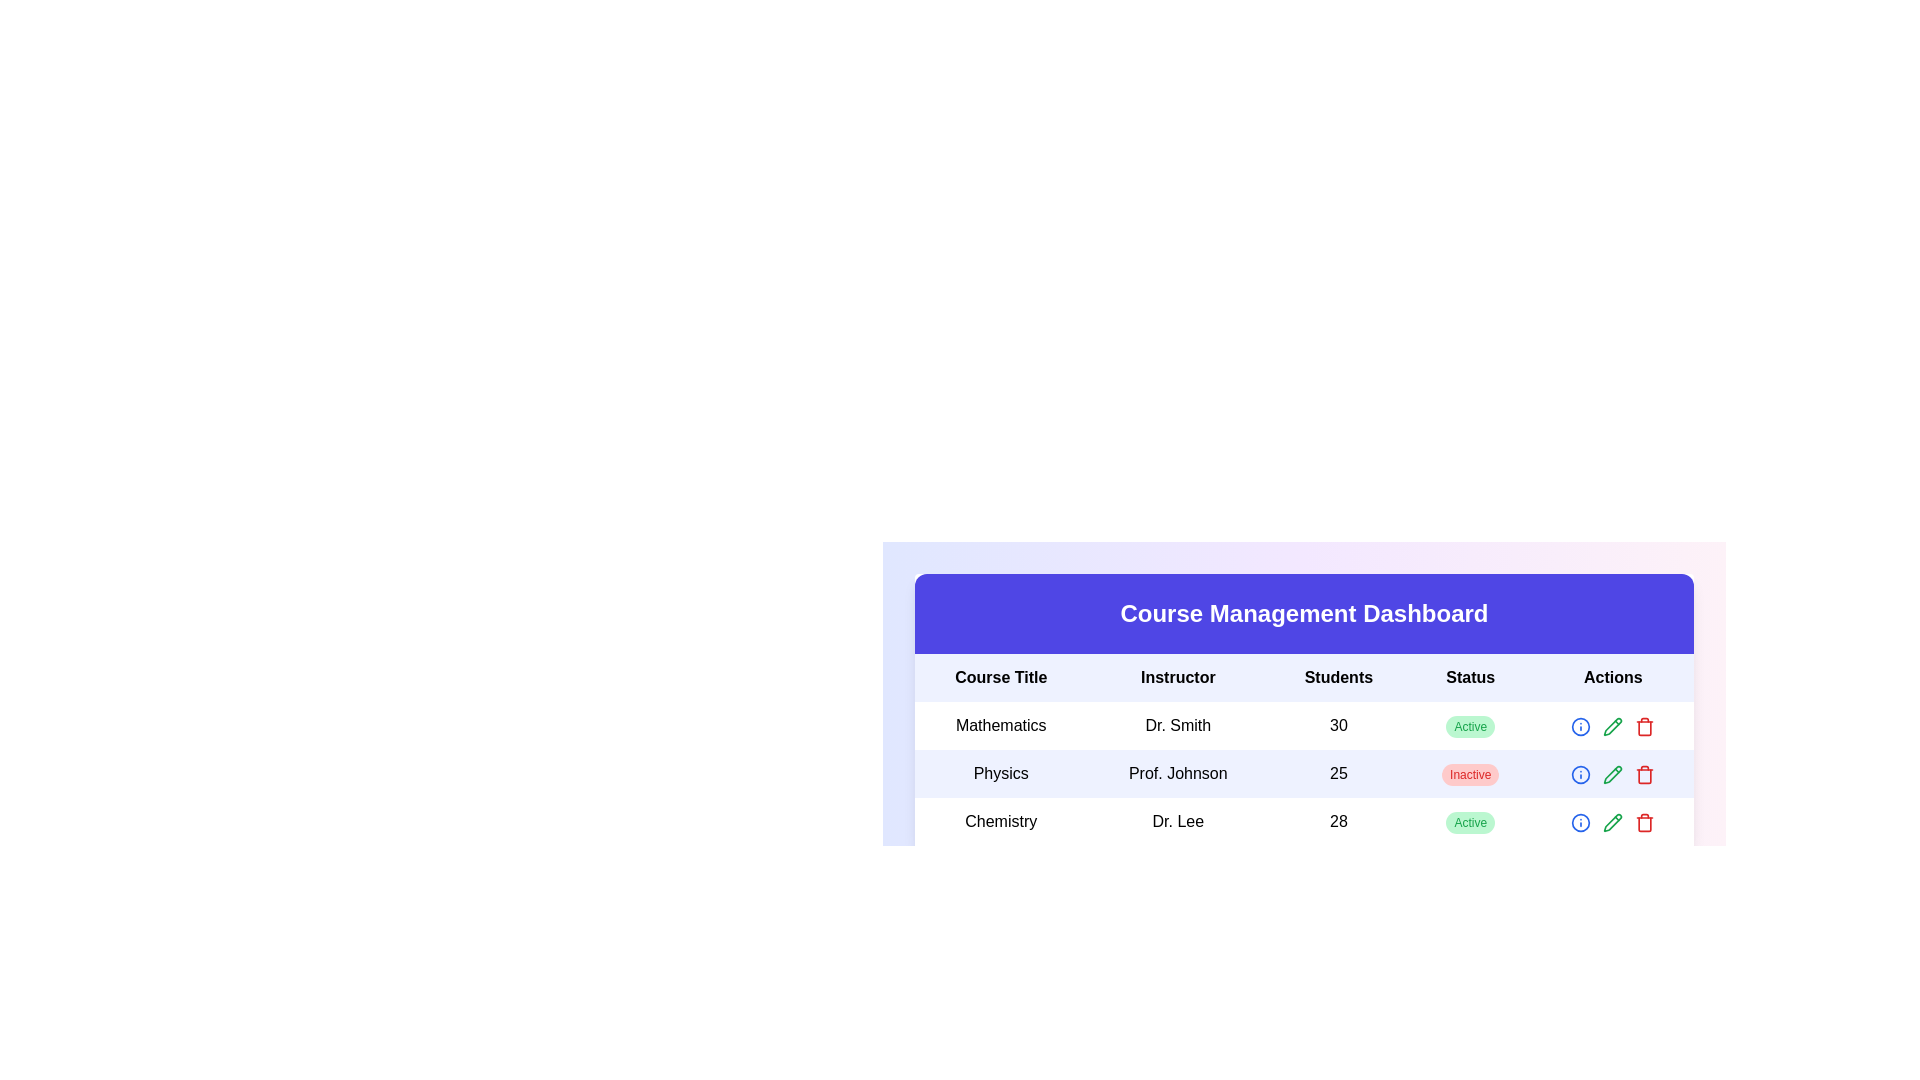  What do you see at coordinates (1645, 822) in the screenshot?
I see `the delete icon located in the bottom-most row of the 'Actions' column in the table, which is the third column from the right` at bounding box center [1645, 822].